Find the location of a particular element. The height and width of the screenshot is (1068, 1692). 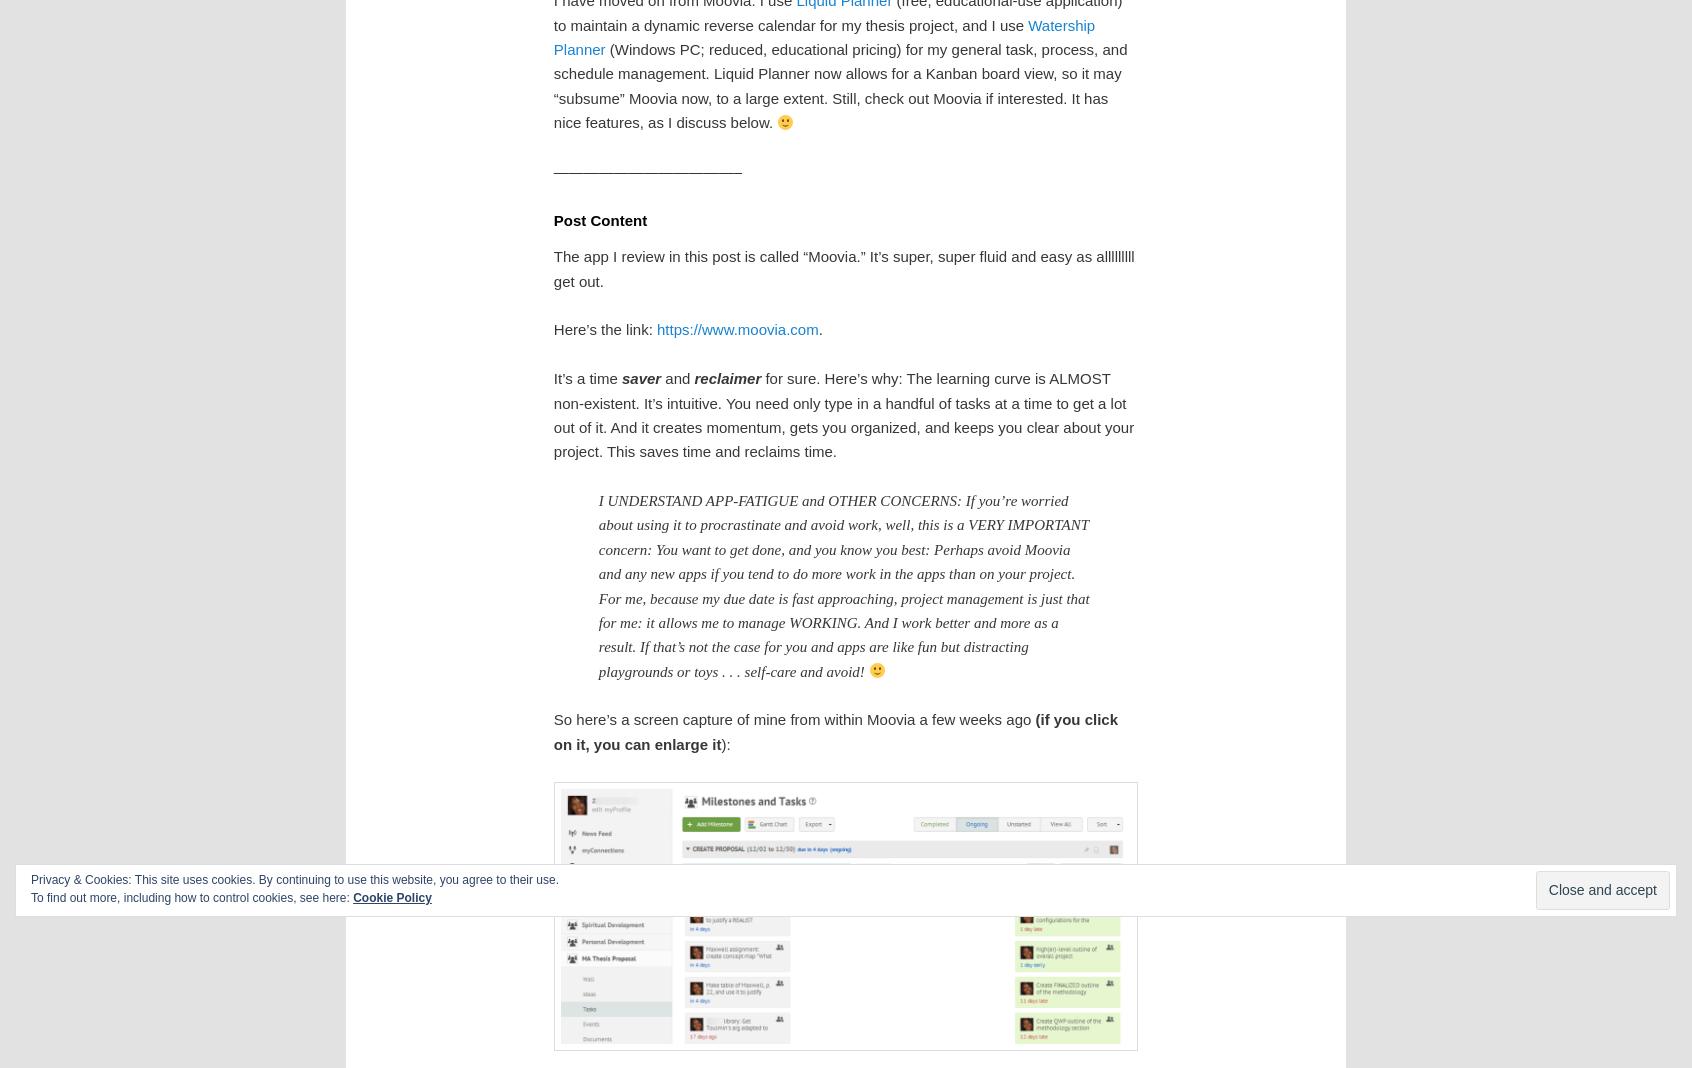

'Post Content' is located at coordinates (598, 219).